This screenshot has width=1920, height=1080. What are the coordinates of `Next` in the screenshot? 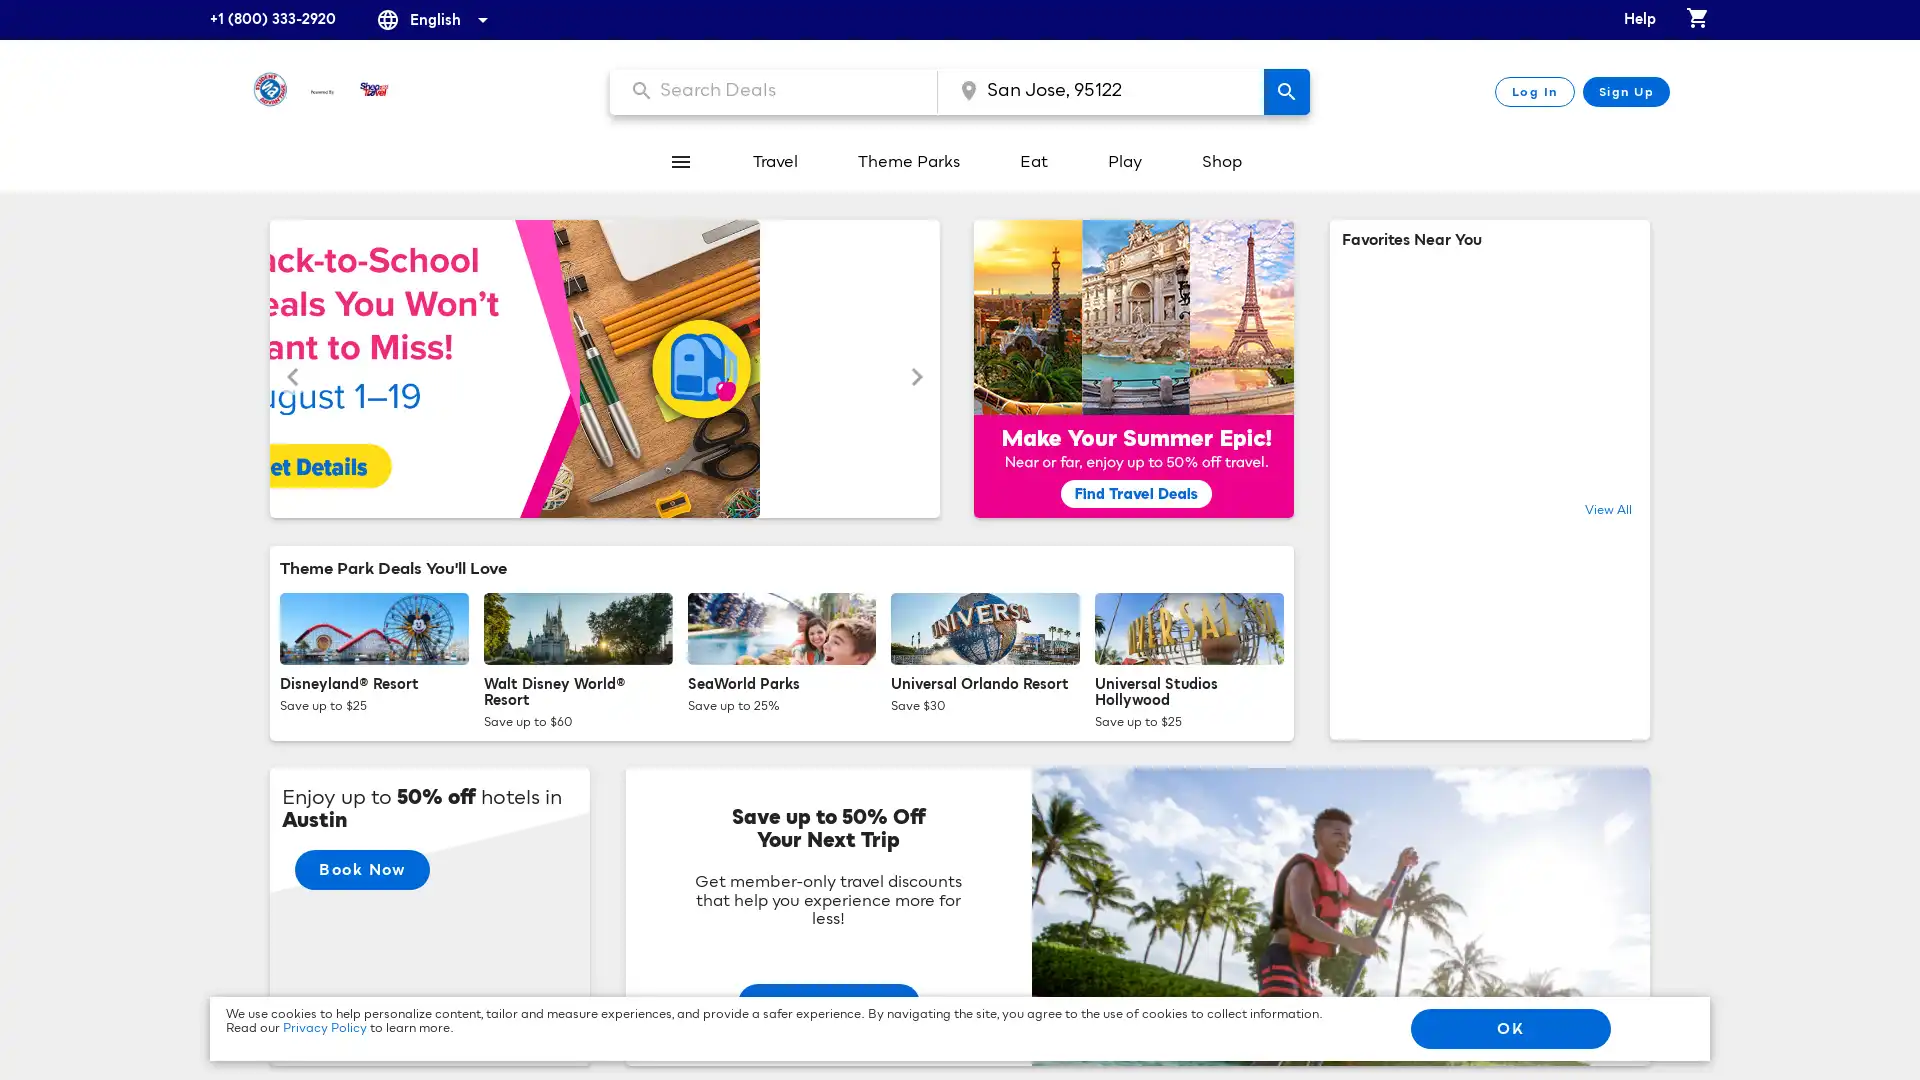 It's located at (907, 369).